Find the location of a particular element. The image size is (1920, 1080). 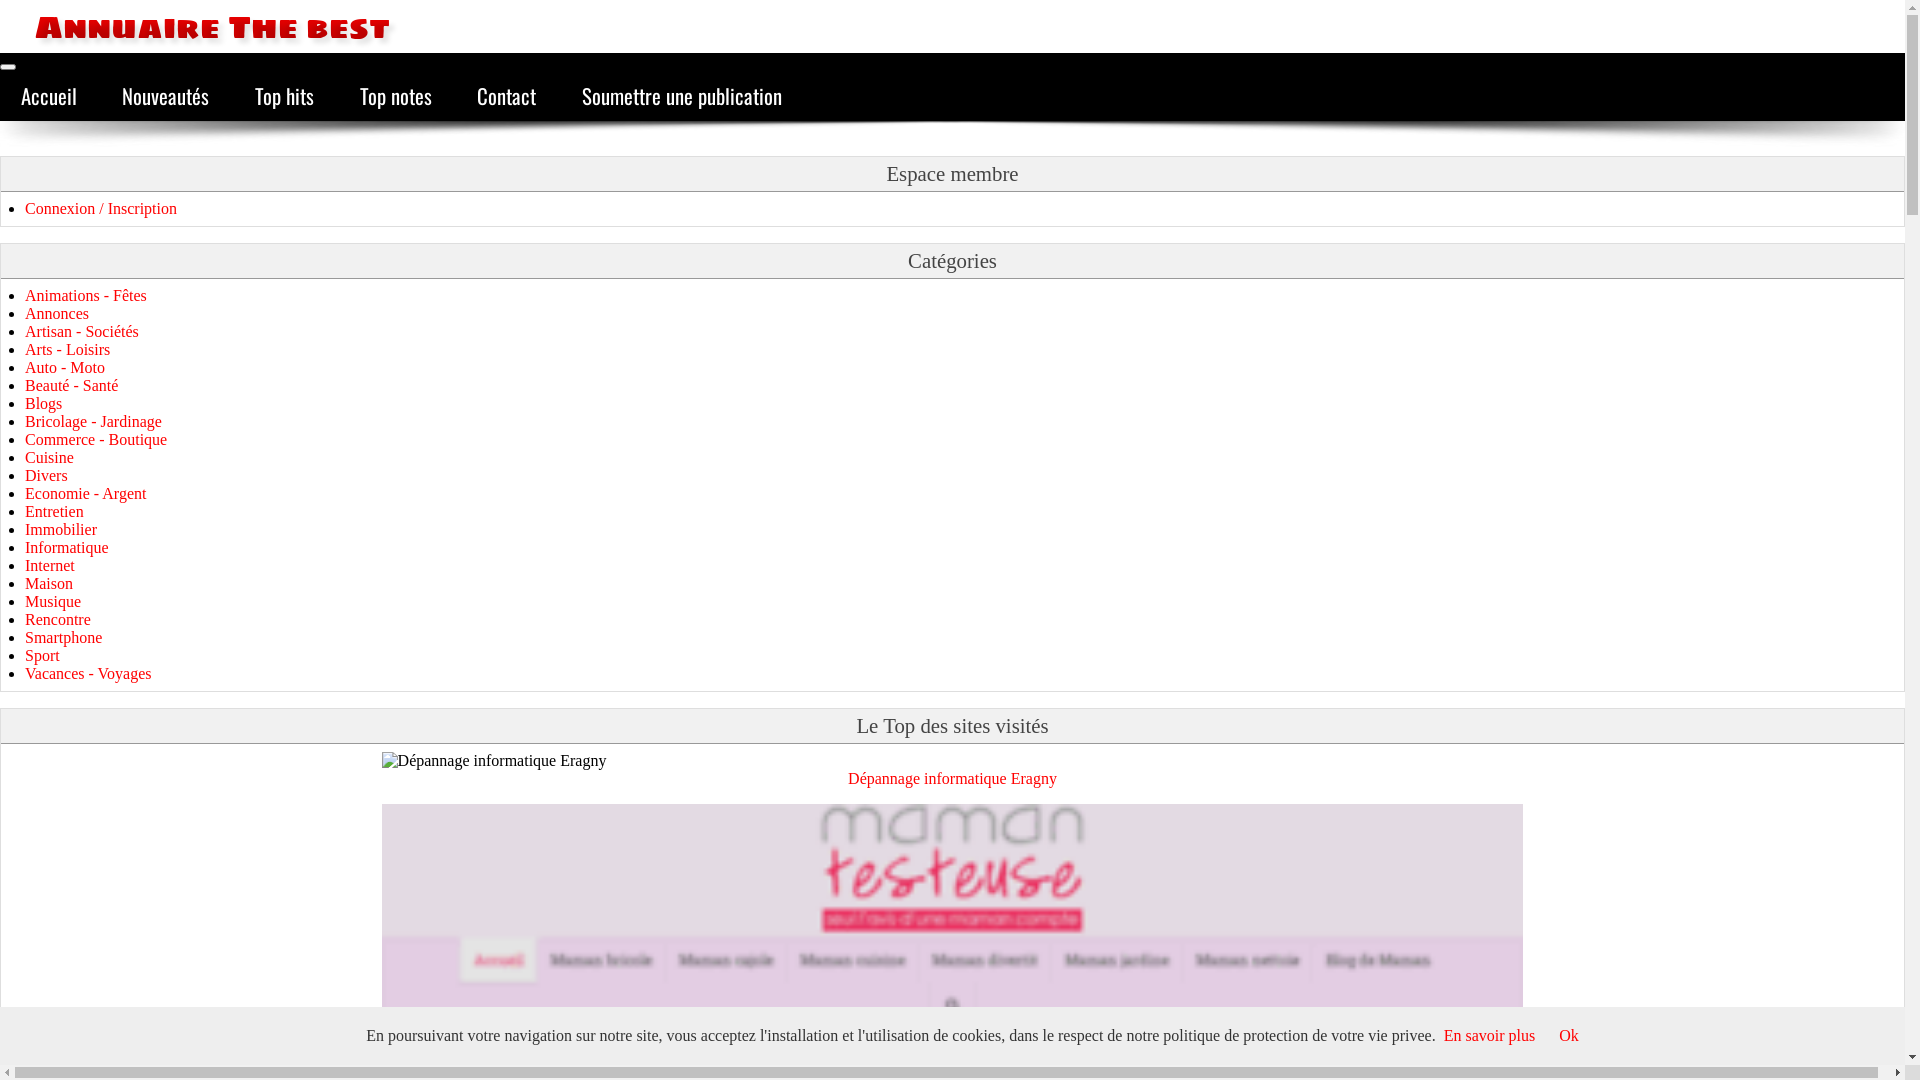

'Arts - Loisirs' is located at coordinates (67, 348).